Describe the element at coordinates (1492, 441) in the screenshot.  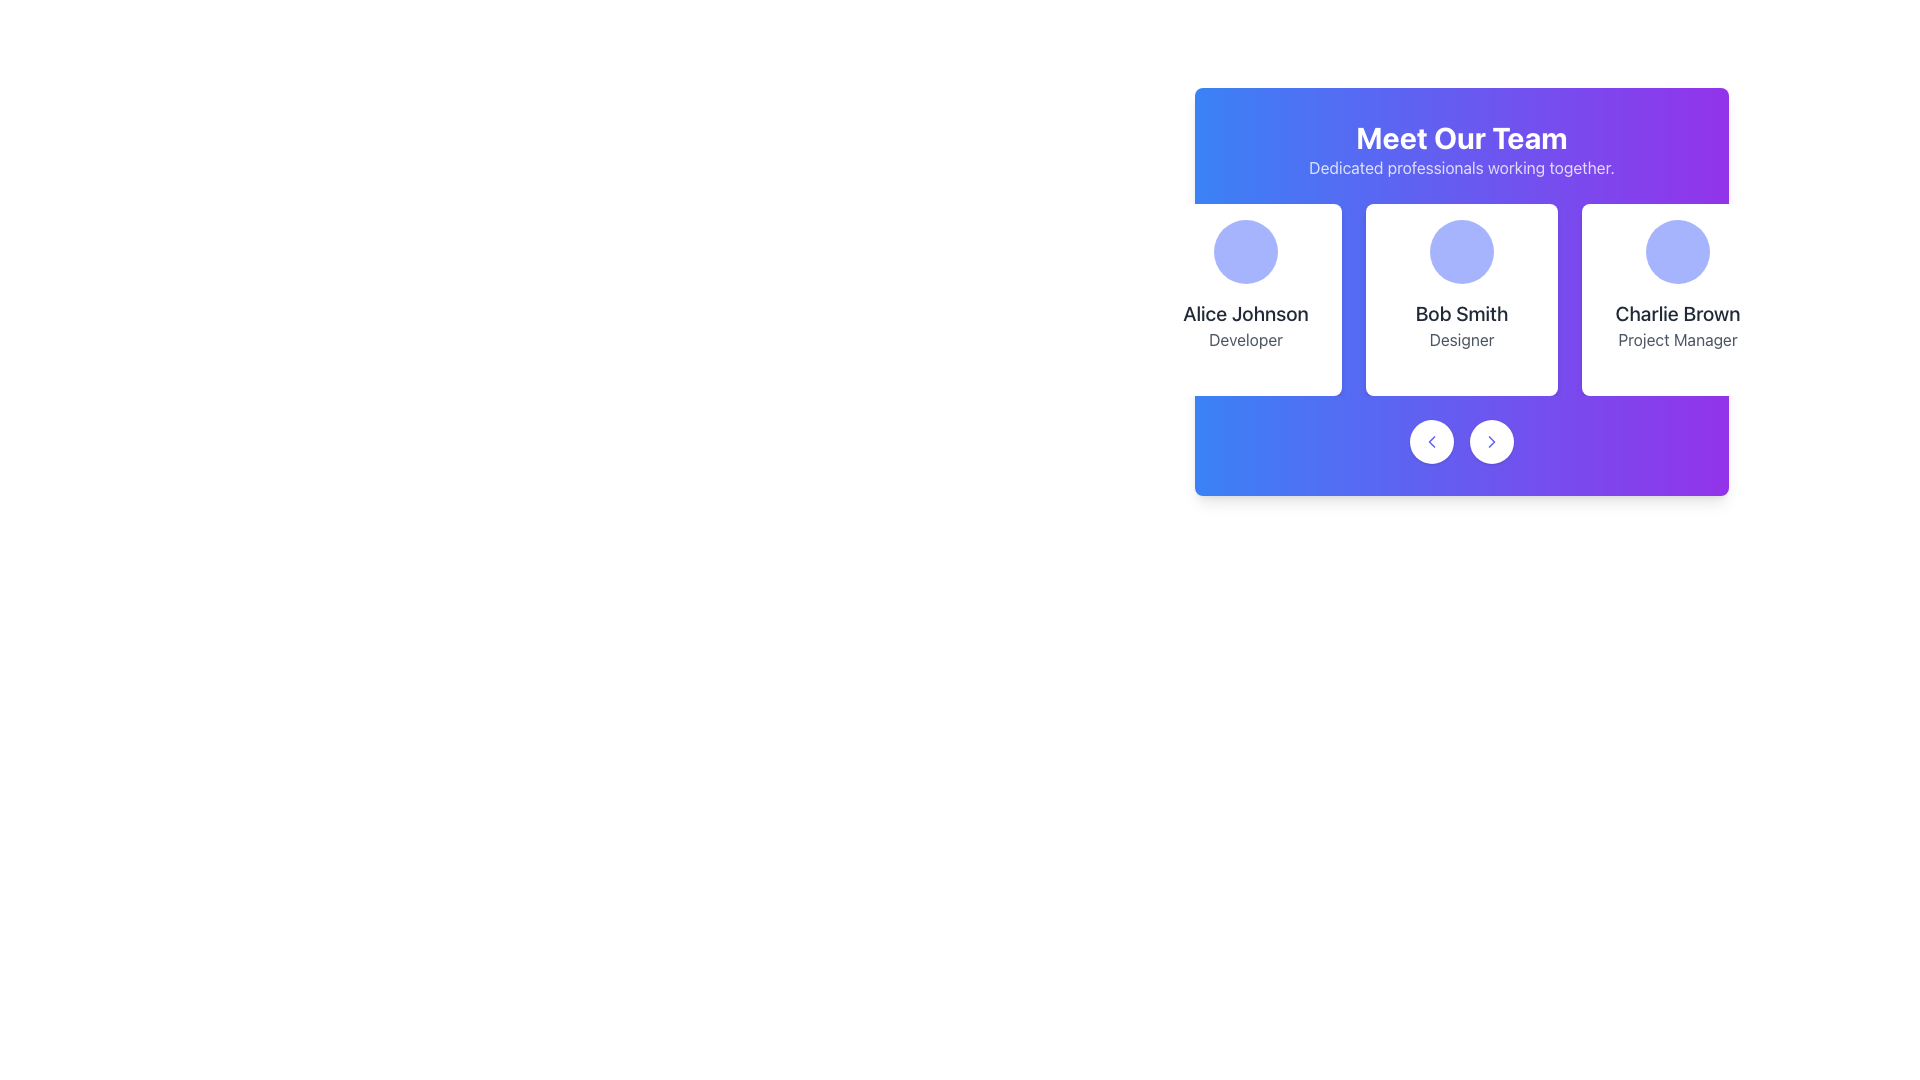
I see `the chevron located within the SVG of the navigation button on the right side, just below the team profile cards` at that location.